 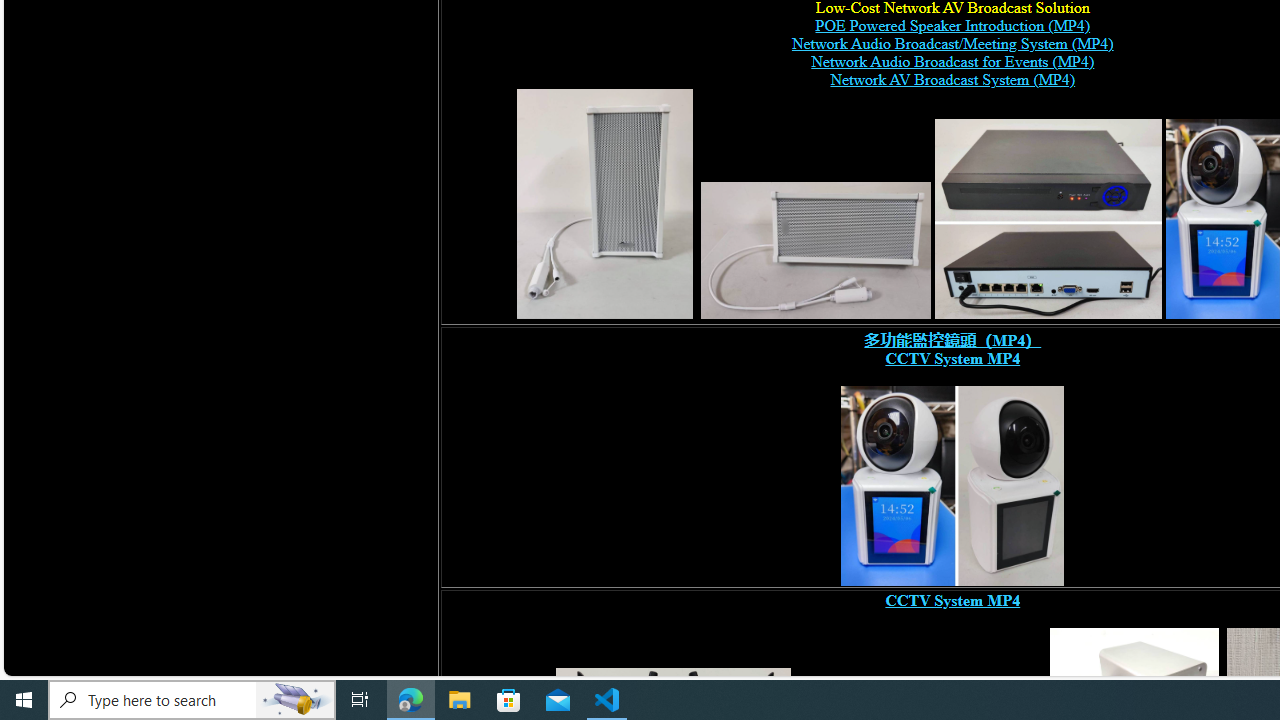 What do you see at coordinates (1047, 219) in the screenshot?
I see `'POE switch, digital network video recorder,'` at bounding box center [1047, 219].